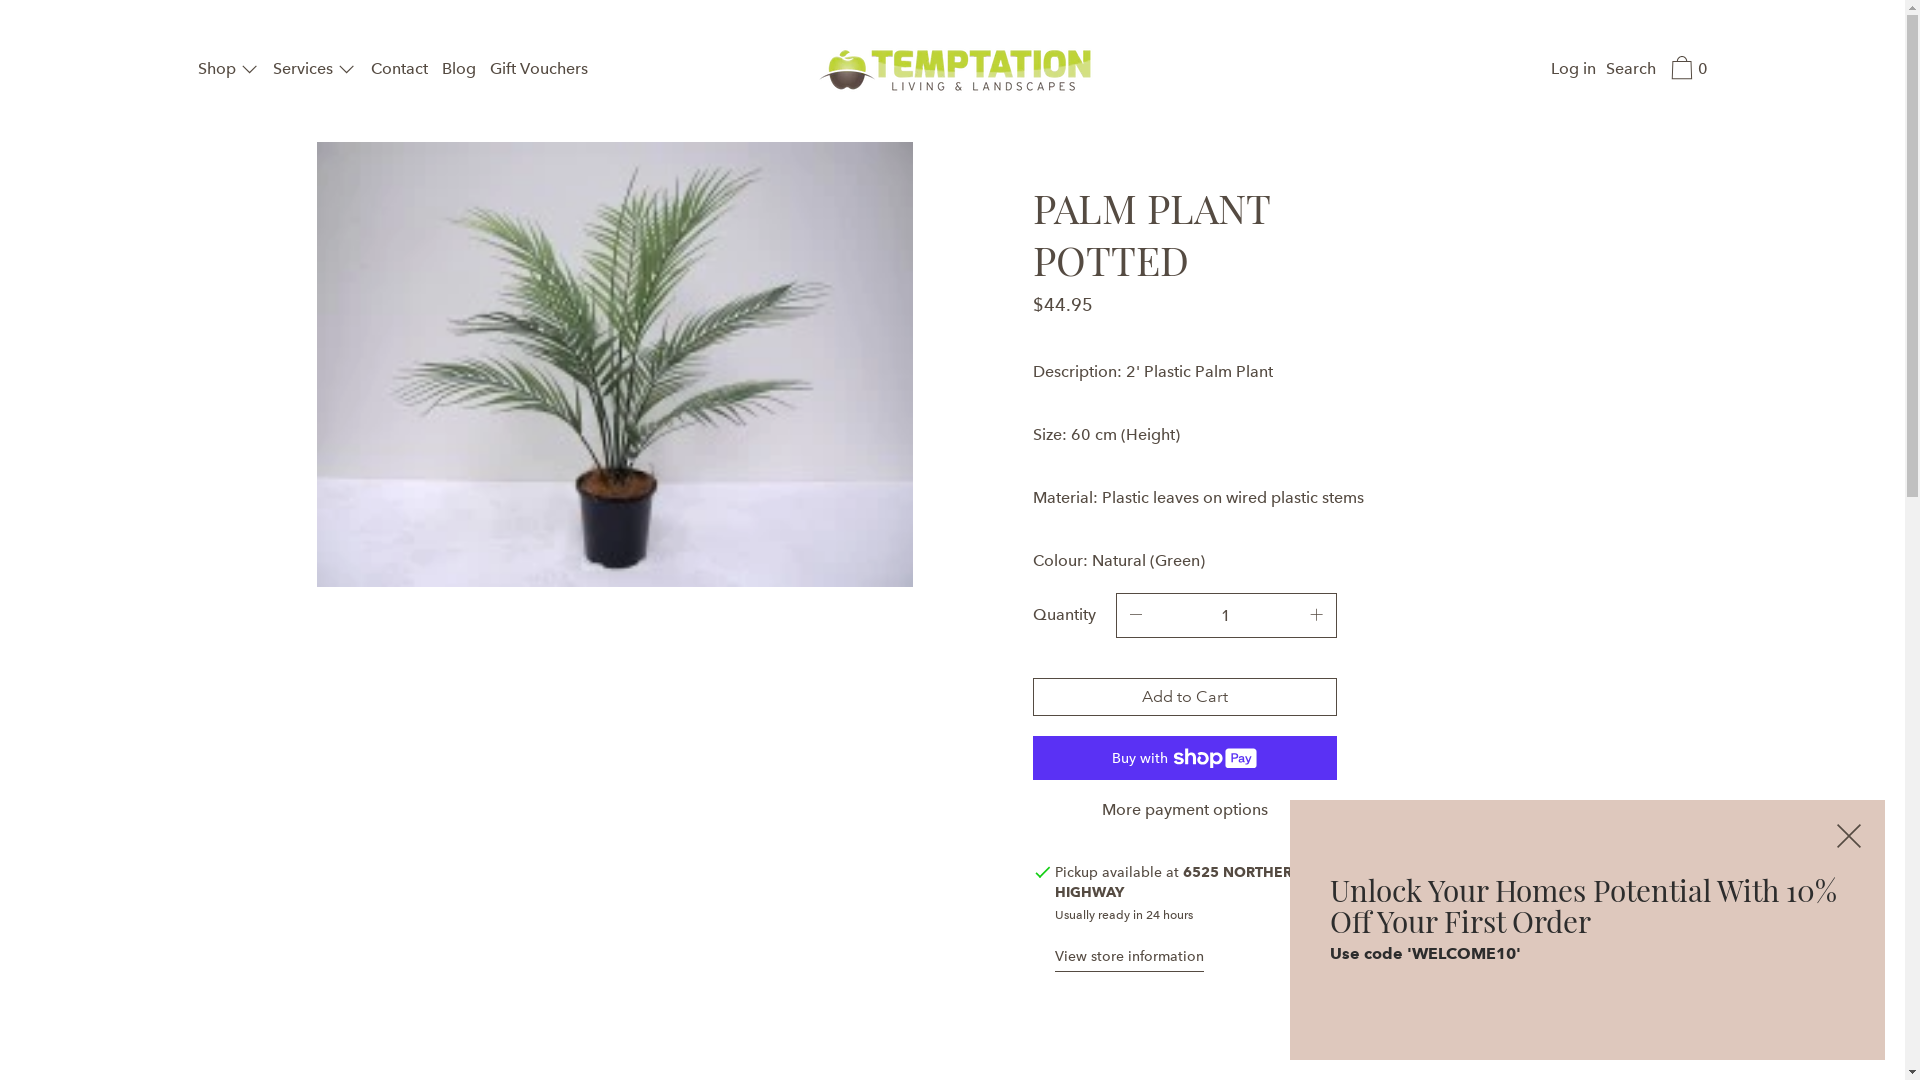  I want to click on 'Shop', so click(192, 69).